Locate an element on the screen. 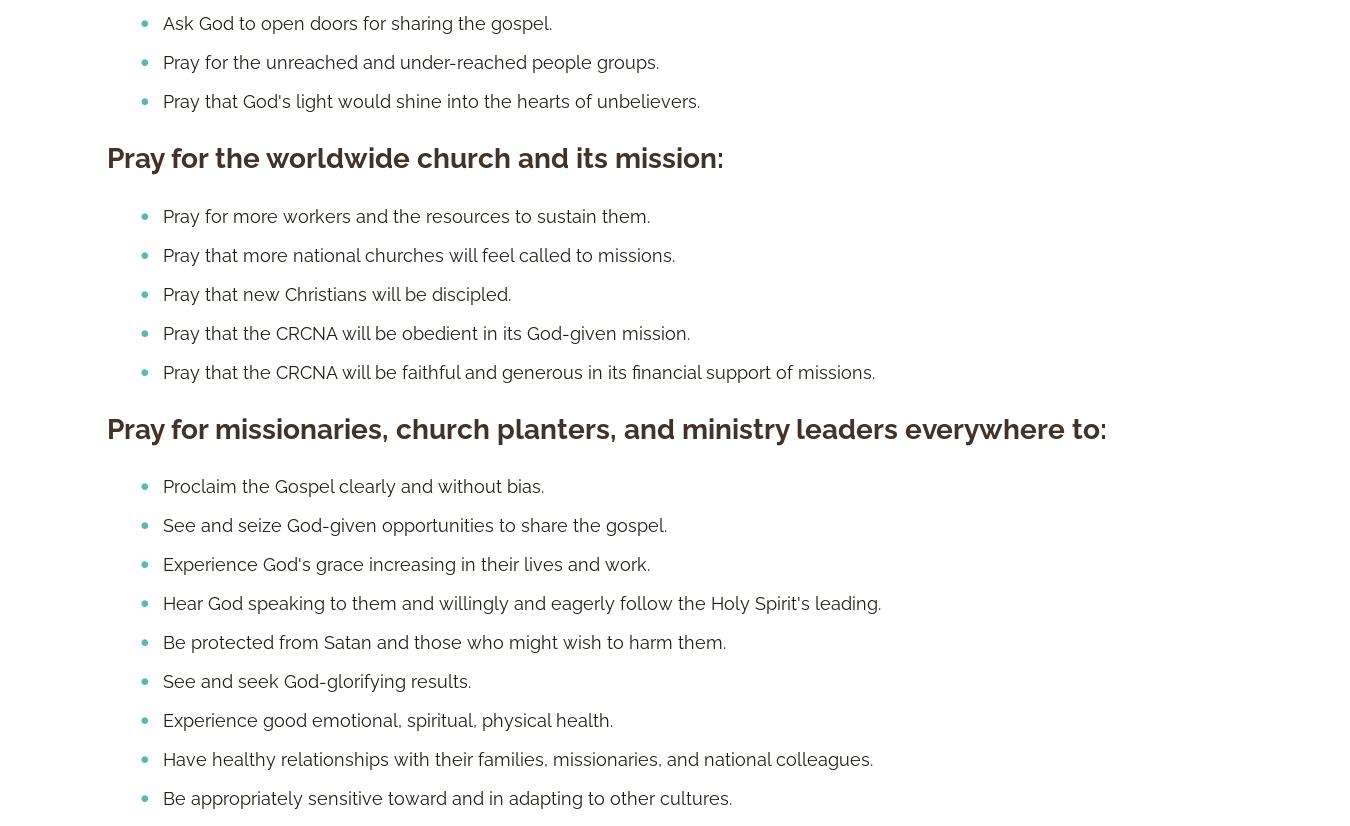 The height and width of the screenshot is (826, 1350). 'Leadership' is located at coordinates (710, 236).